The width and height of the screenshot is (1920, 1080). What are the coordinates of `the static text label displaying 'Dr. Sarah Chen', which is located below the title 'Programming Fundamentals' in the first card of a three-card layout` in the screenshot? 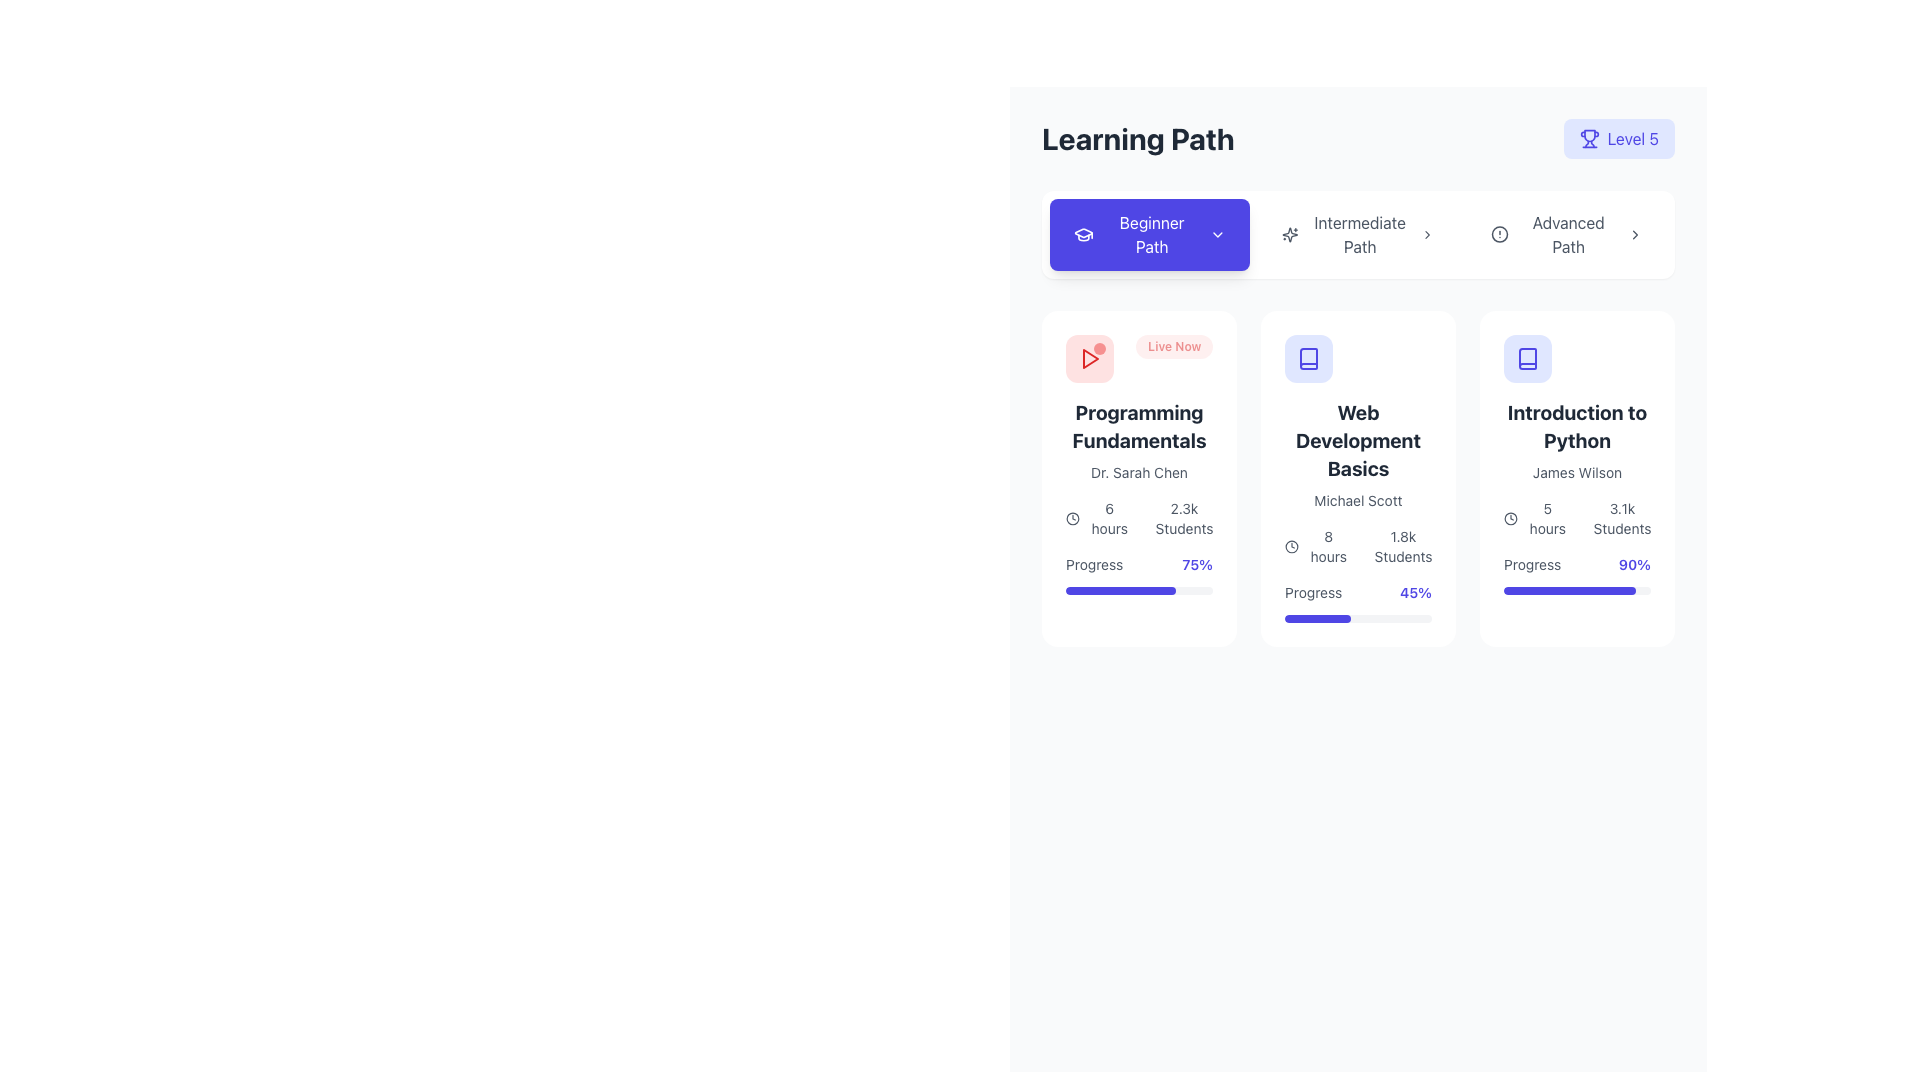 It's located at (1139, 473).